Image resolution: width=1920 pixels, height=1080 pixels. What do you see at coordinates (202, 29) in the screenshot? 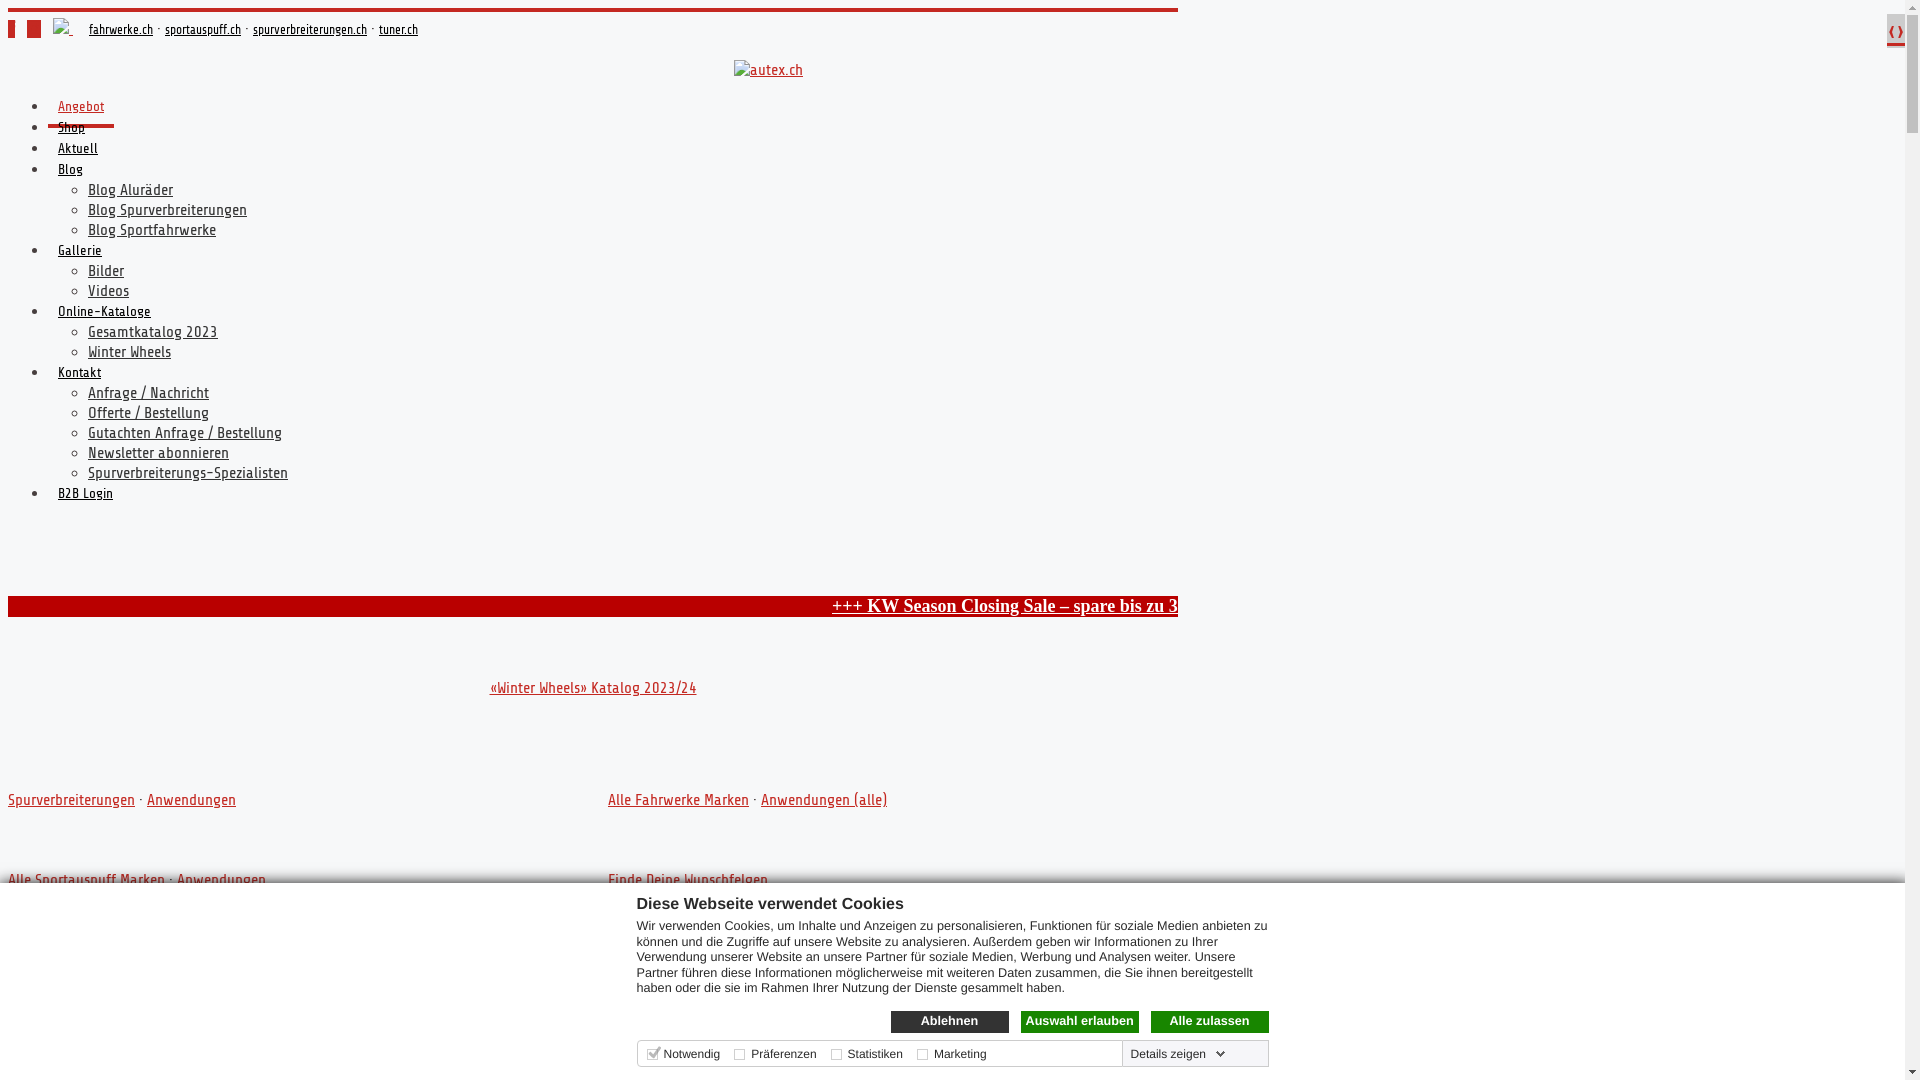
I see `'sportauspuff.ch'` at bounding box center [202, 29].